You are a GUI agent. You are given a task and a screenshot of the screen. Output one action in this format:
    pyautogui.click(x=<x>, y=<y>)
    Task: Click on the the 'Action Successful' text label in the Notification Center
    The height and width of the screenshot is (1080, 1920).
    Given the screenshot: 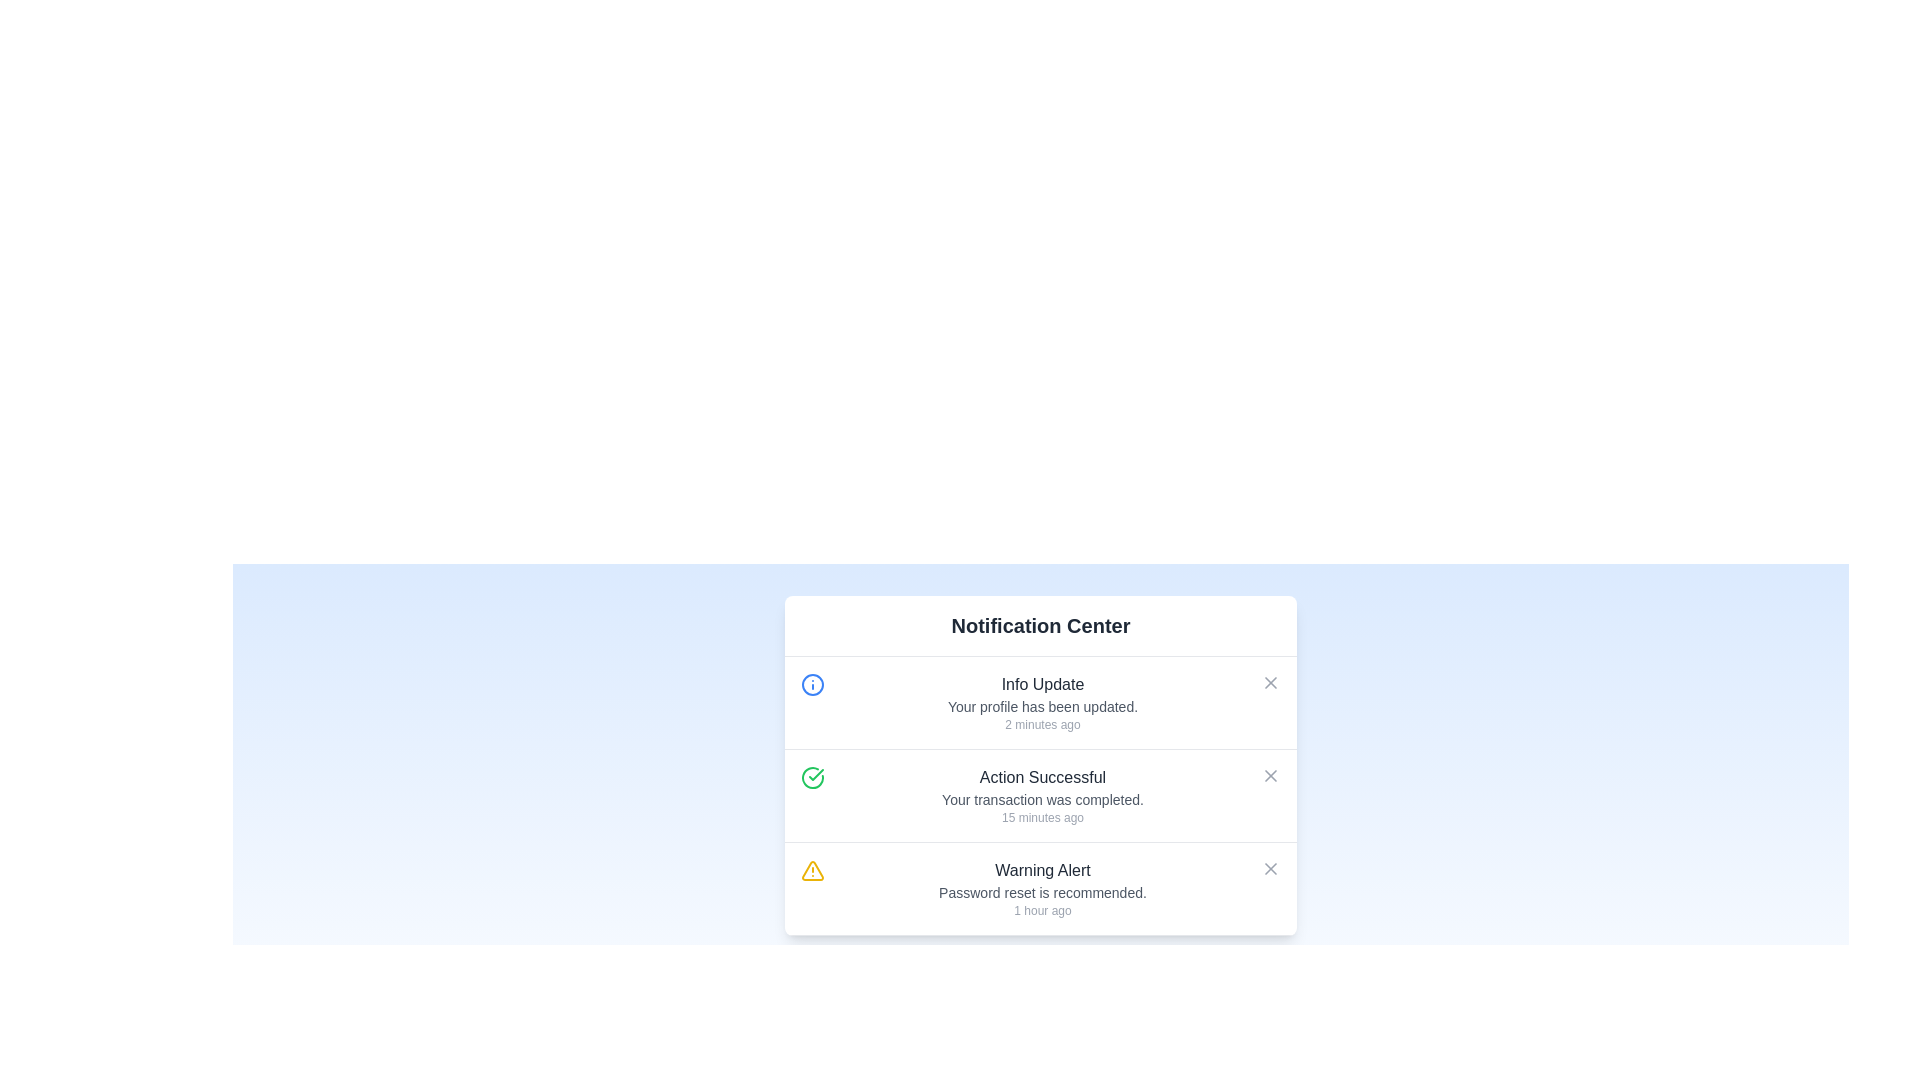 What is the action you would take?
    pyautogui.click(x=1041, y=798)
    